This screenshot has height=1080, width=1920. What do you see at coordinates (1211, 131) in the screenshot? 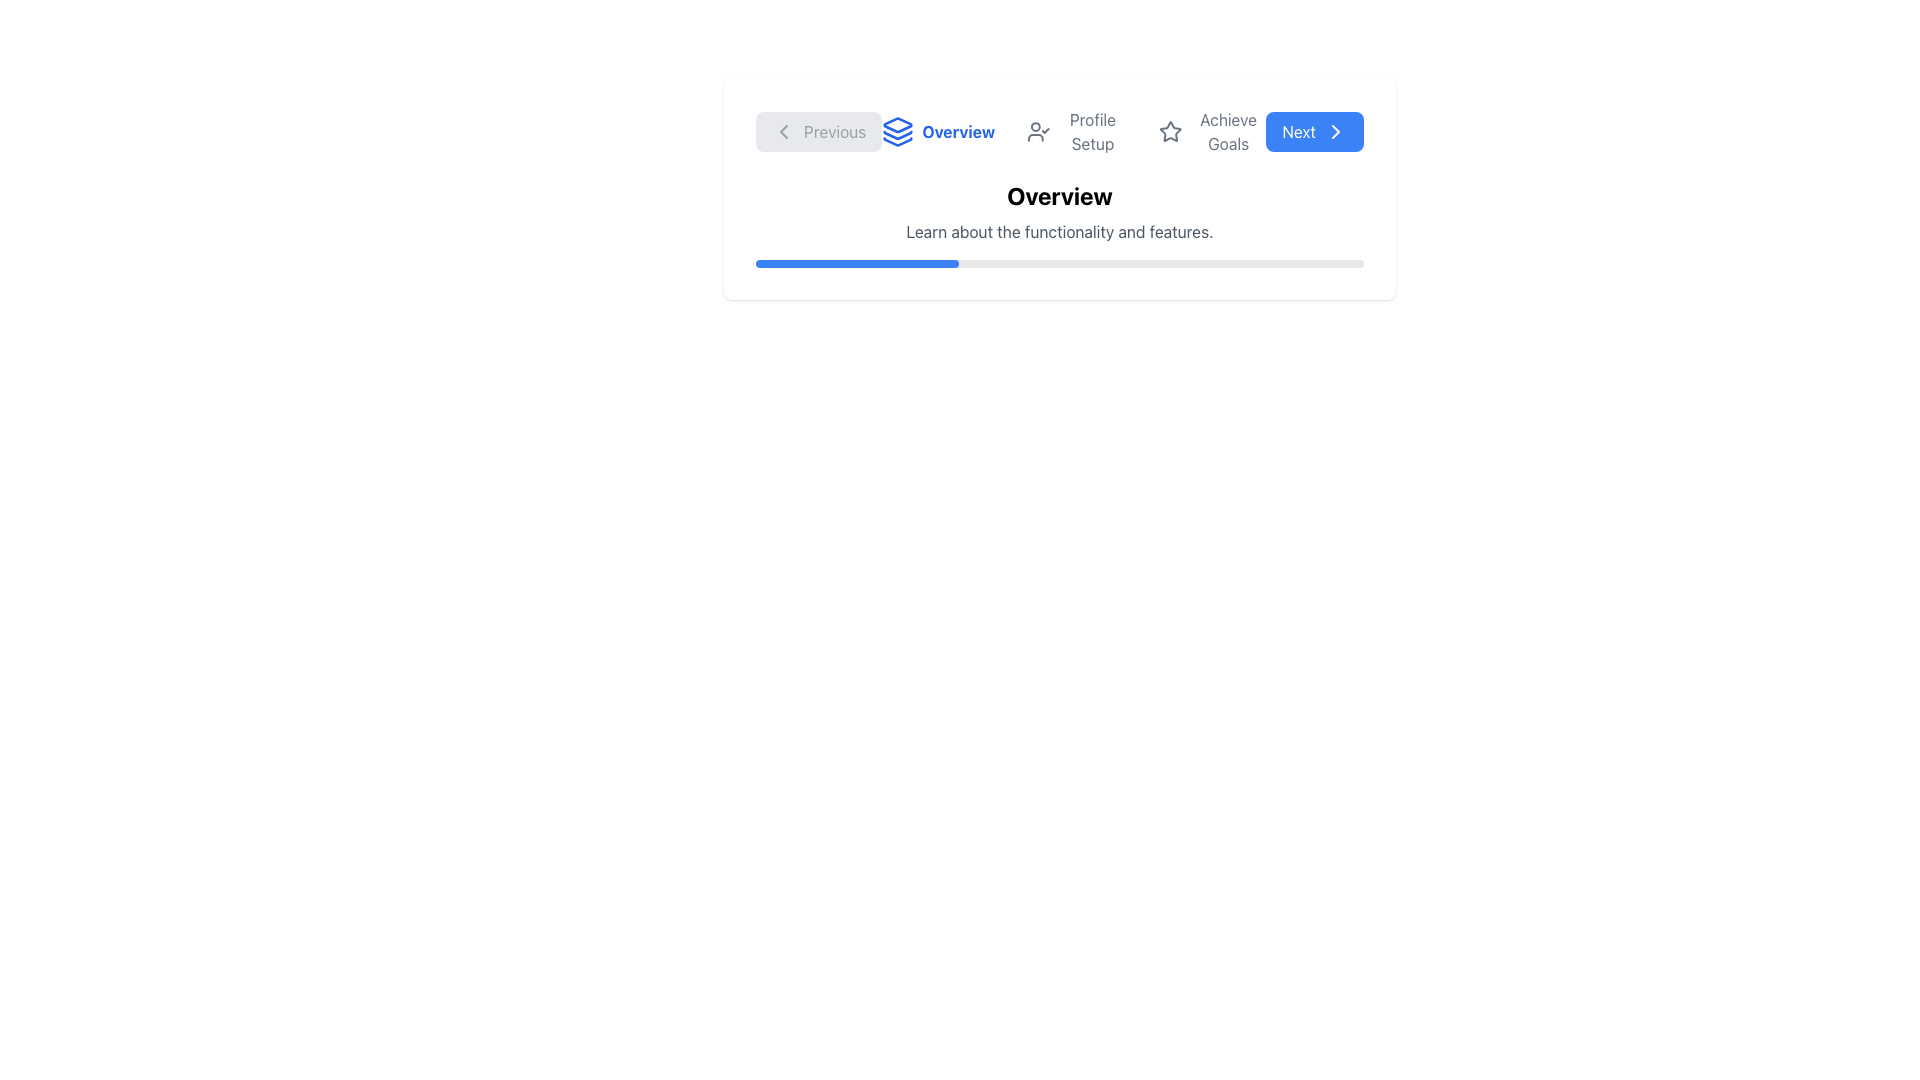
I see `the 'Achieve Goals' navigation tab, which features a star icon and is positioned between 'Profile Setup' and 'Next'` at bounding box center [1211, 131].